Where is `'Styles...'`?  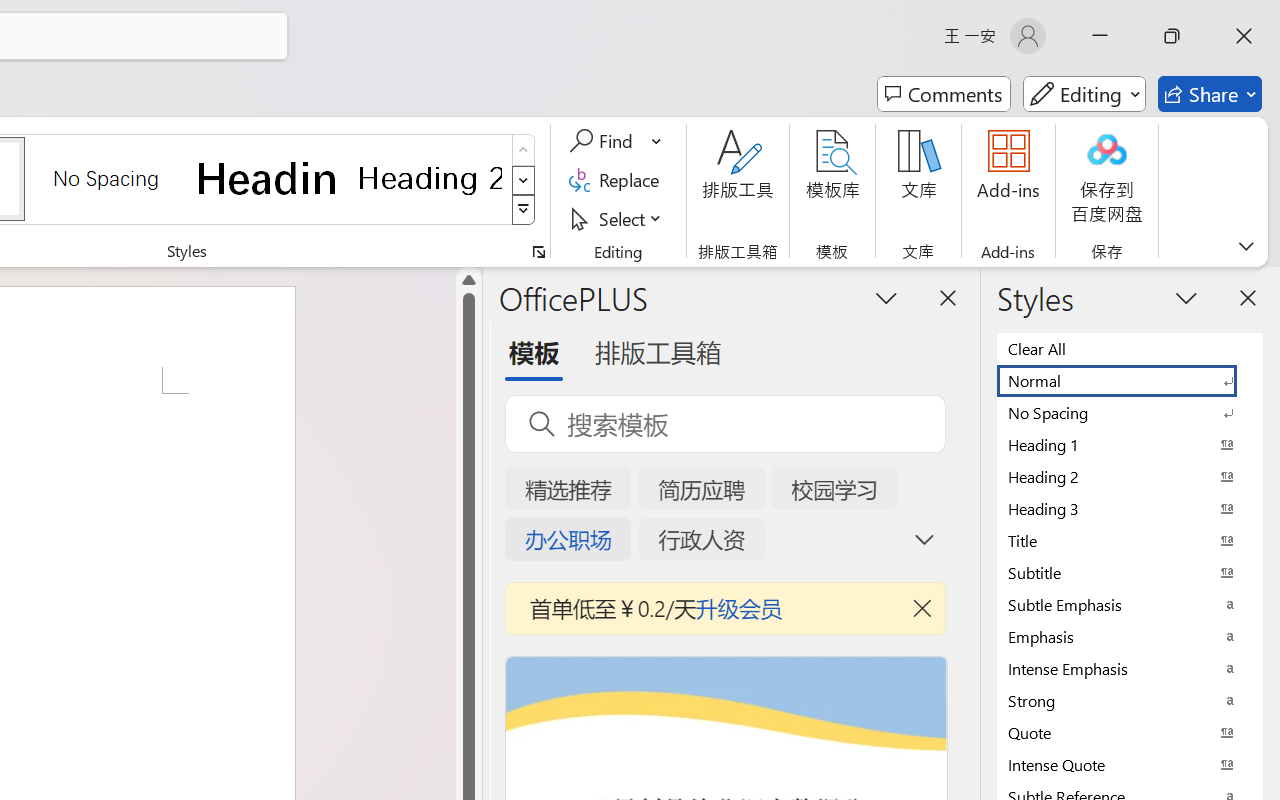
'Styles...' is located at coordinates (538, 251).